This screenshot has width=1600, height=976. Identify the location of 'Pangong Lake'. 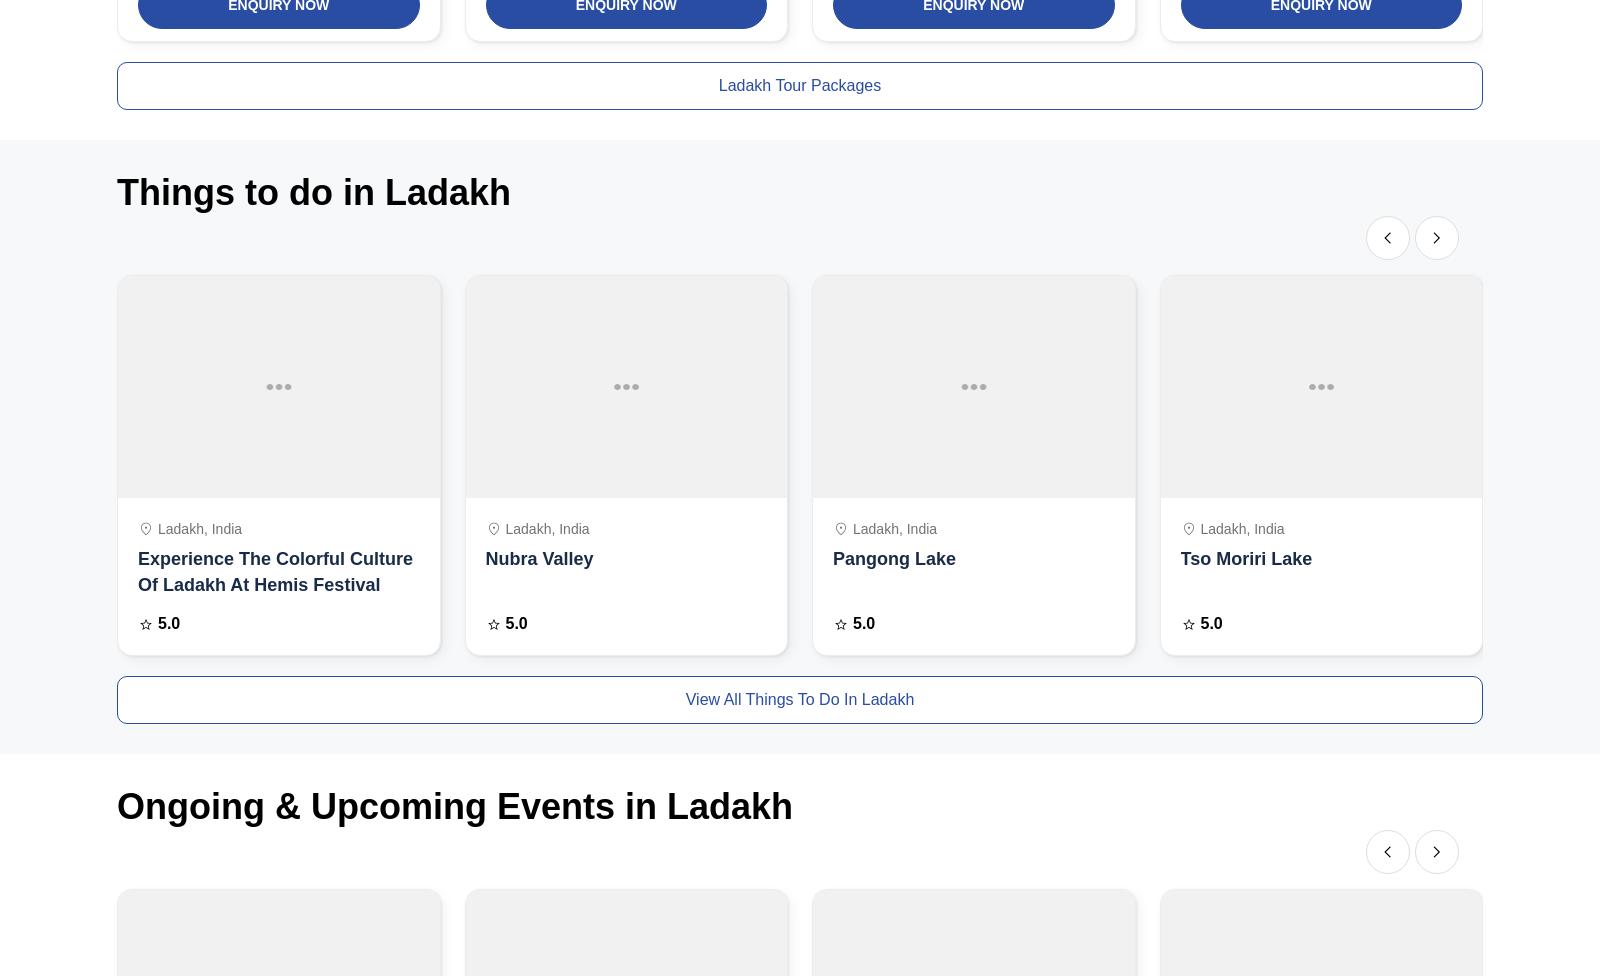
(893, 558).